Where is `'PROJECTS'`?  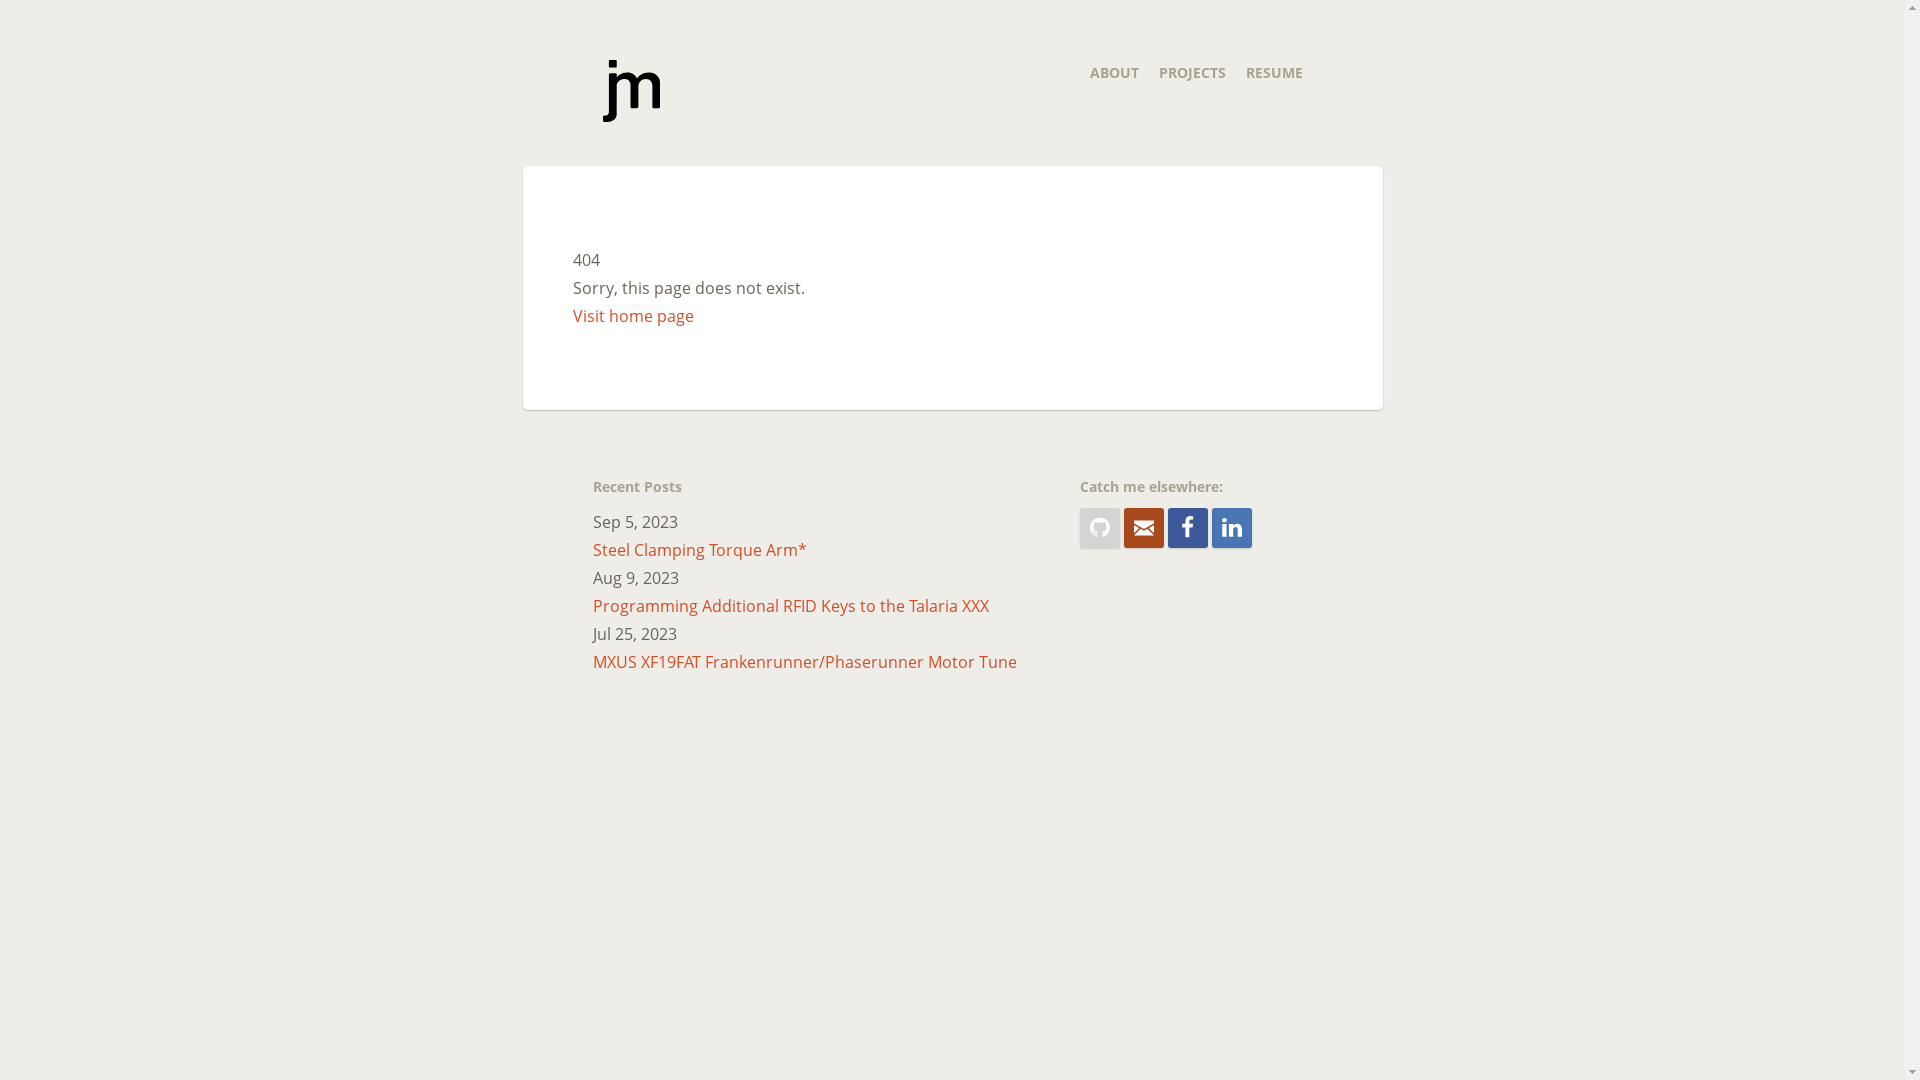 'PROJECTS' is located at coordinates (1191, 71).